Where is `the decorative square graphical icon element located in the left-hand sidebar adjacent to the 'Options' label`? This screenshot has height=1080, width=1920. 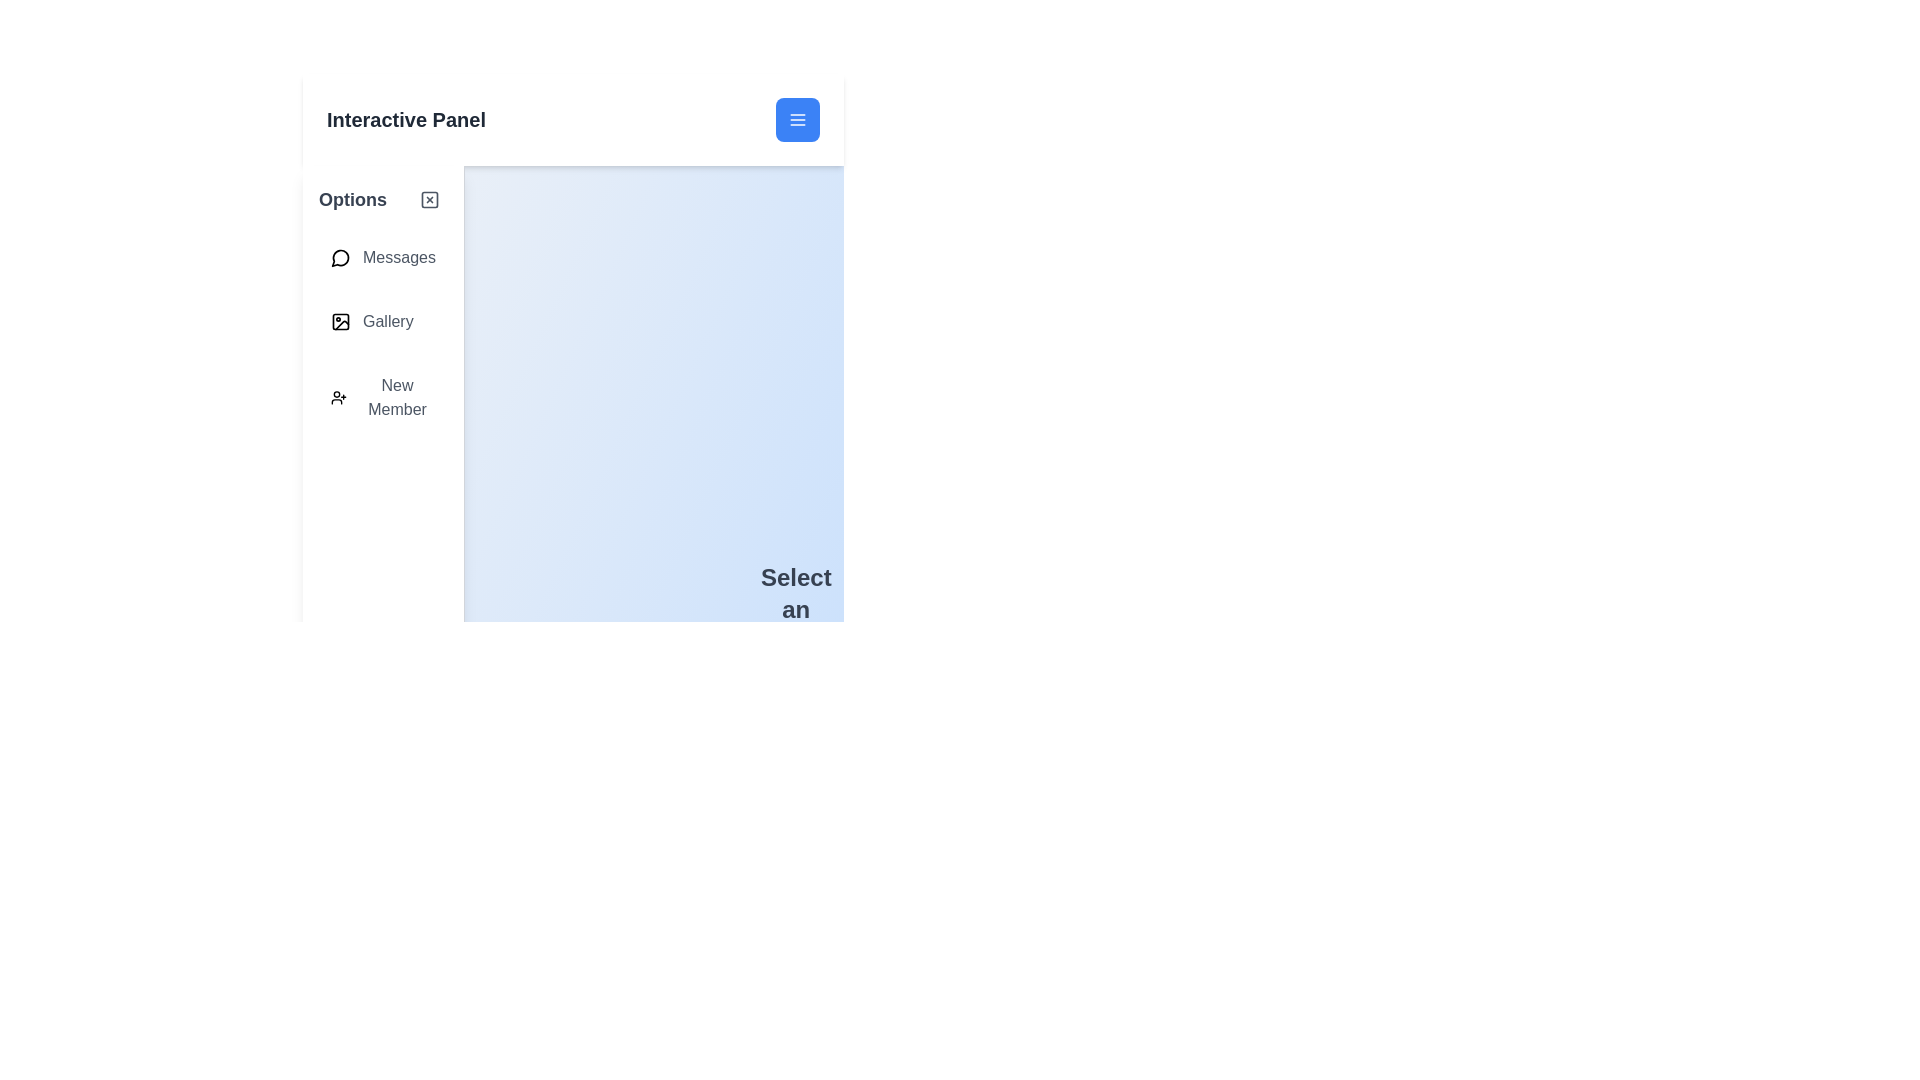 the decorative square graphical icon element located in the left-hand sidebar adjacent to the 'Options' label is located at coordinates (428, 200).